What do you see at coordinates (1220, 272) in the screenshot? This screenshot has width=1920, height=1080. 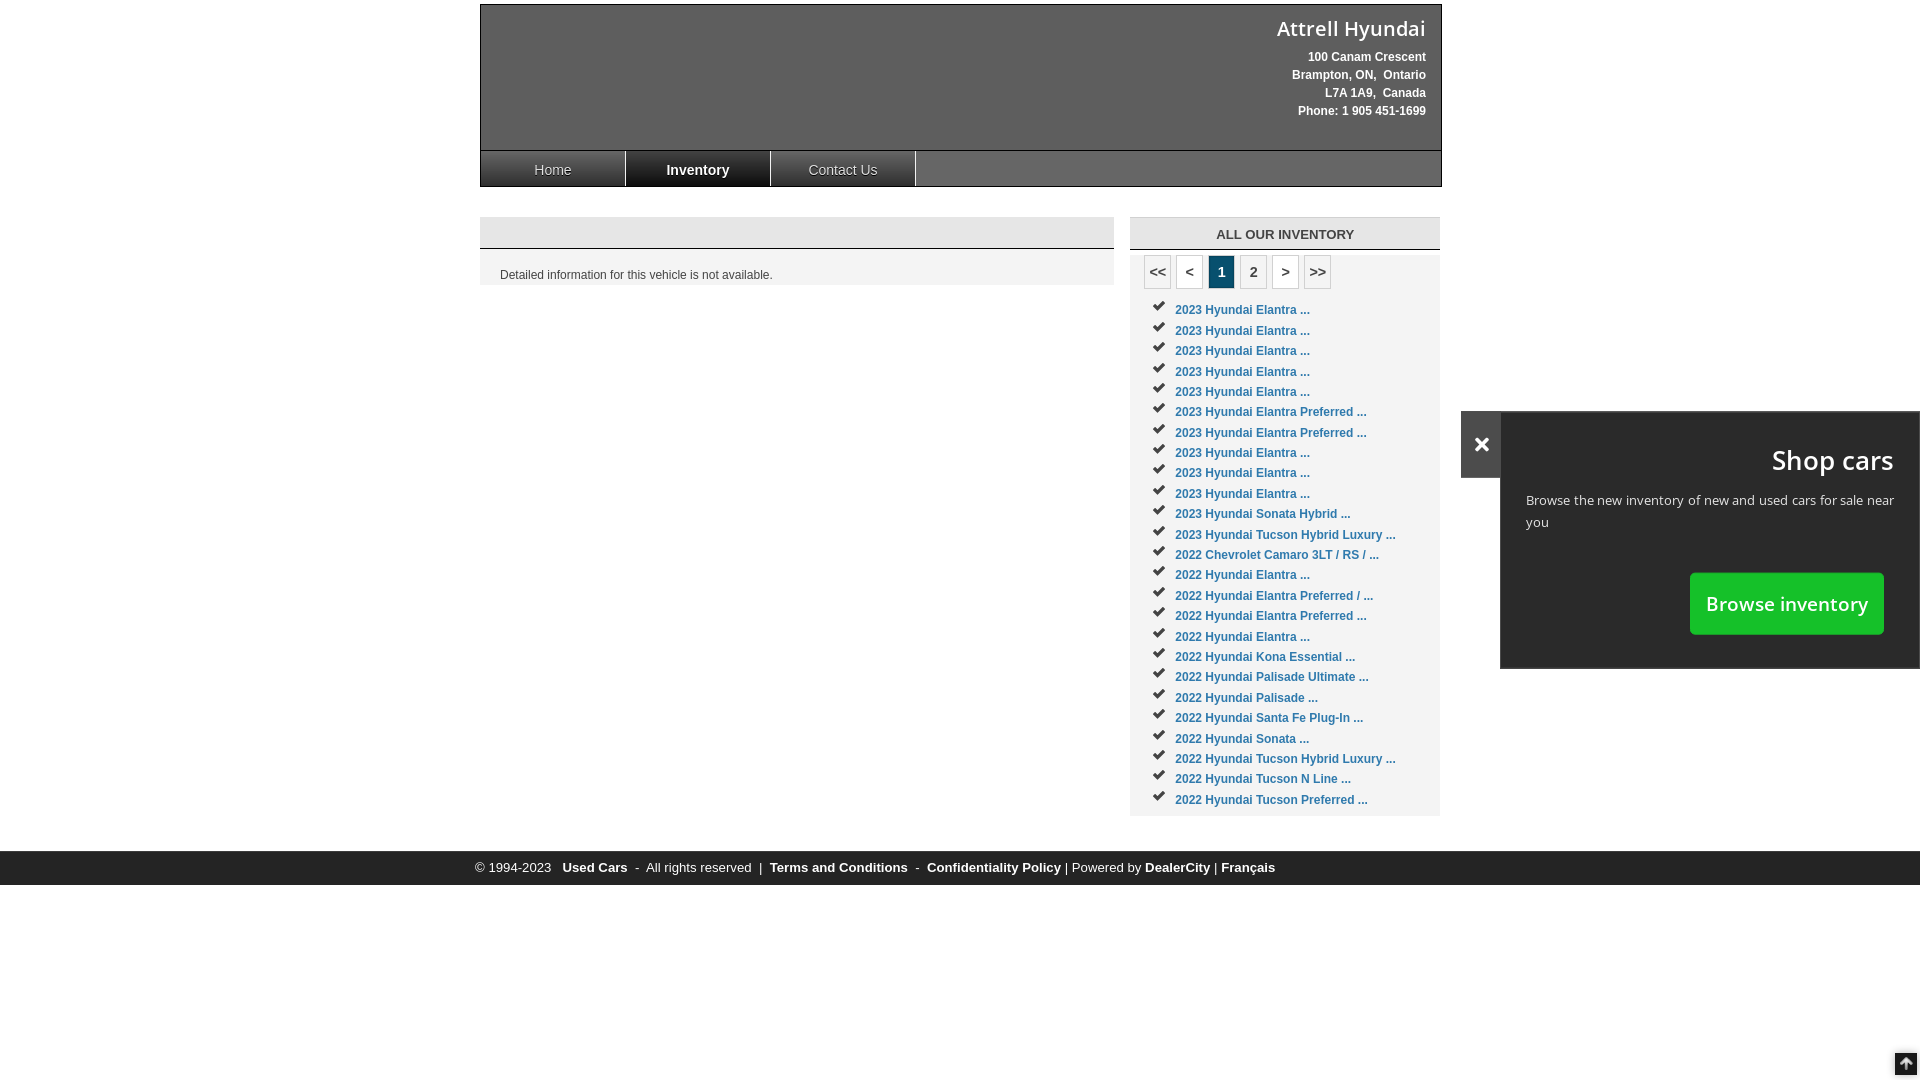 I see `'1'` at bounding box center [1220, 272].